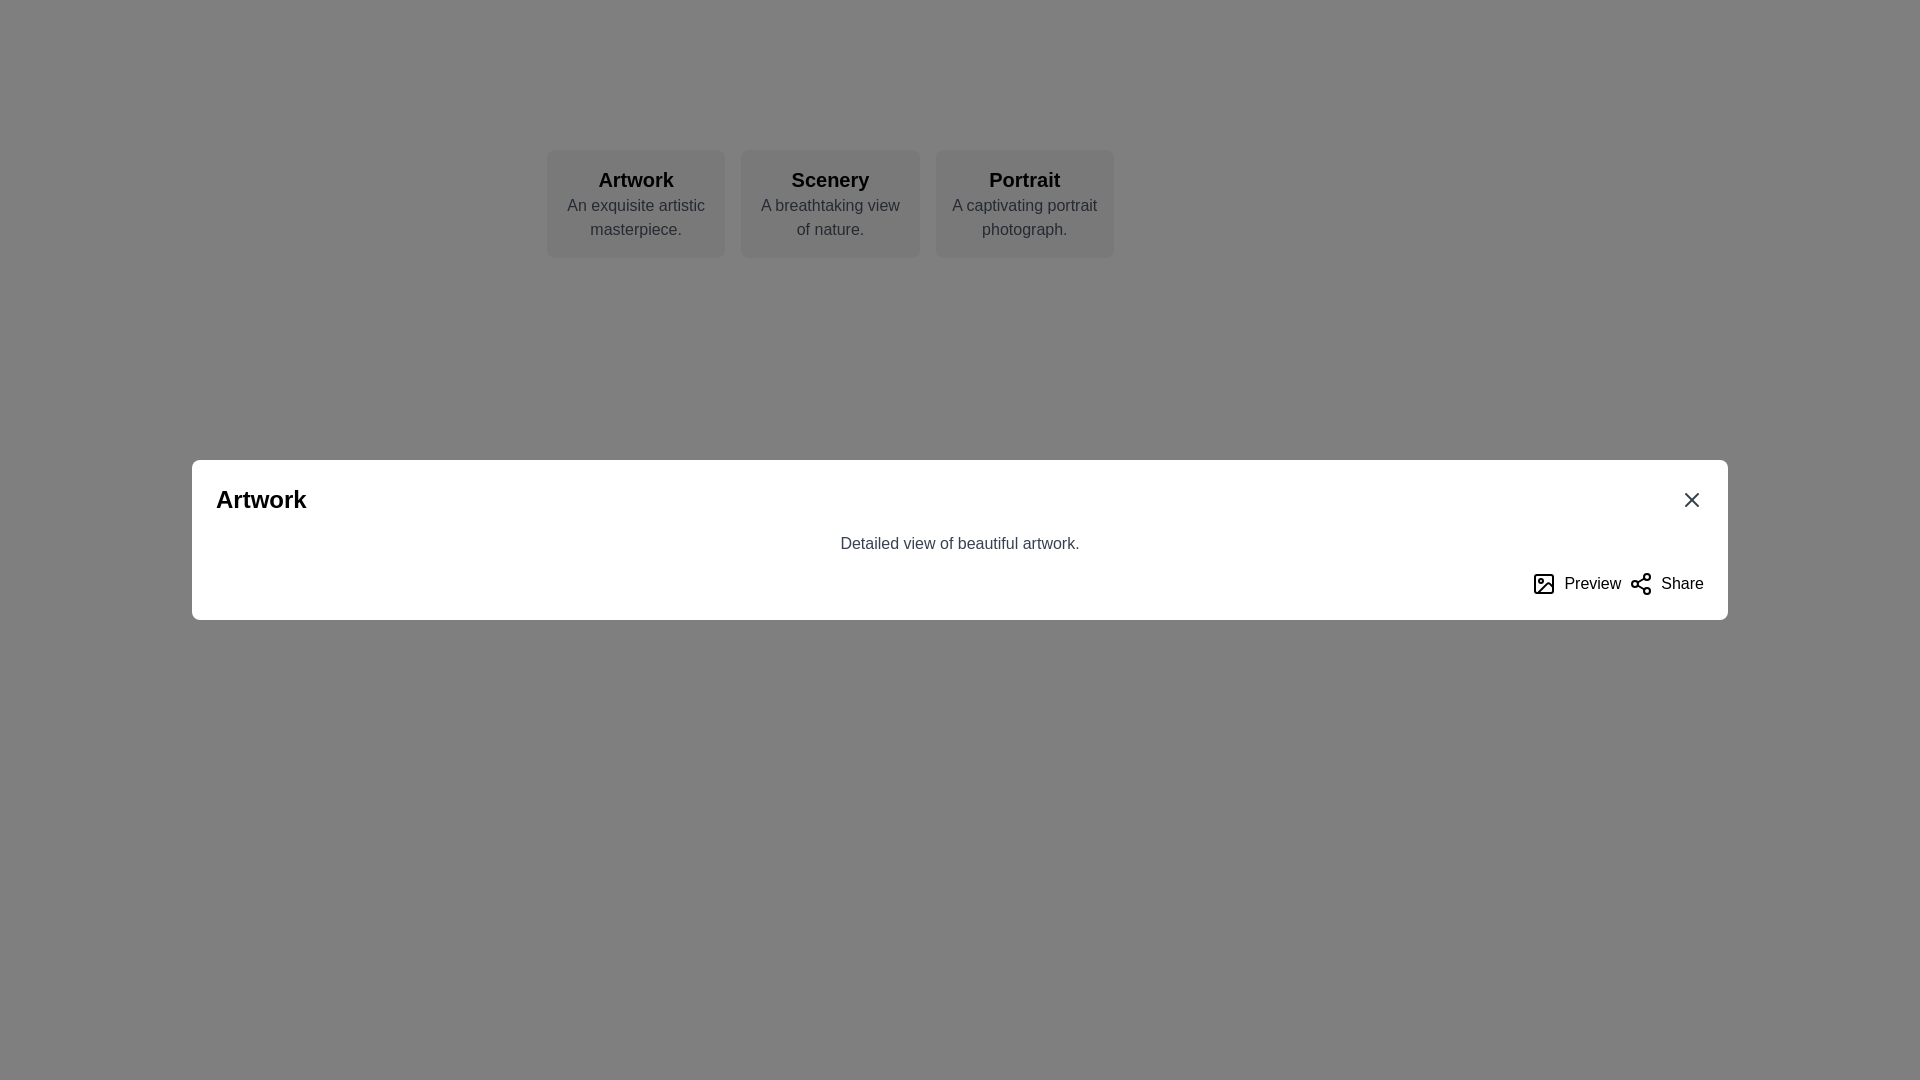 The height and width of the screenshot is (1080, 1920). Describe the element at coordinates (830, 180) in the screenshot. I see `the text label that acts as a title or heading for the card, which is centrally located at the top of the card` at that location.